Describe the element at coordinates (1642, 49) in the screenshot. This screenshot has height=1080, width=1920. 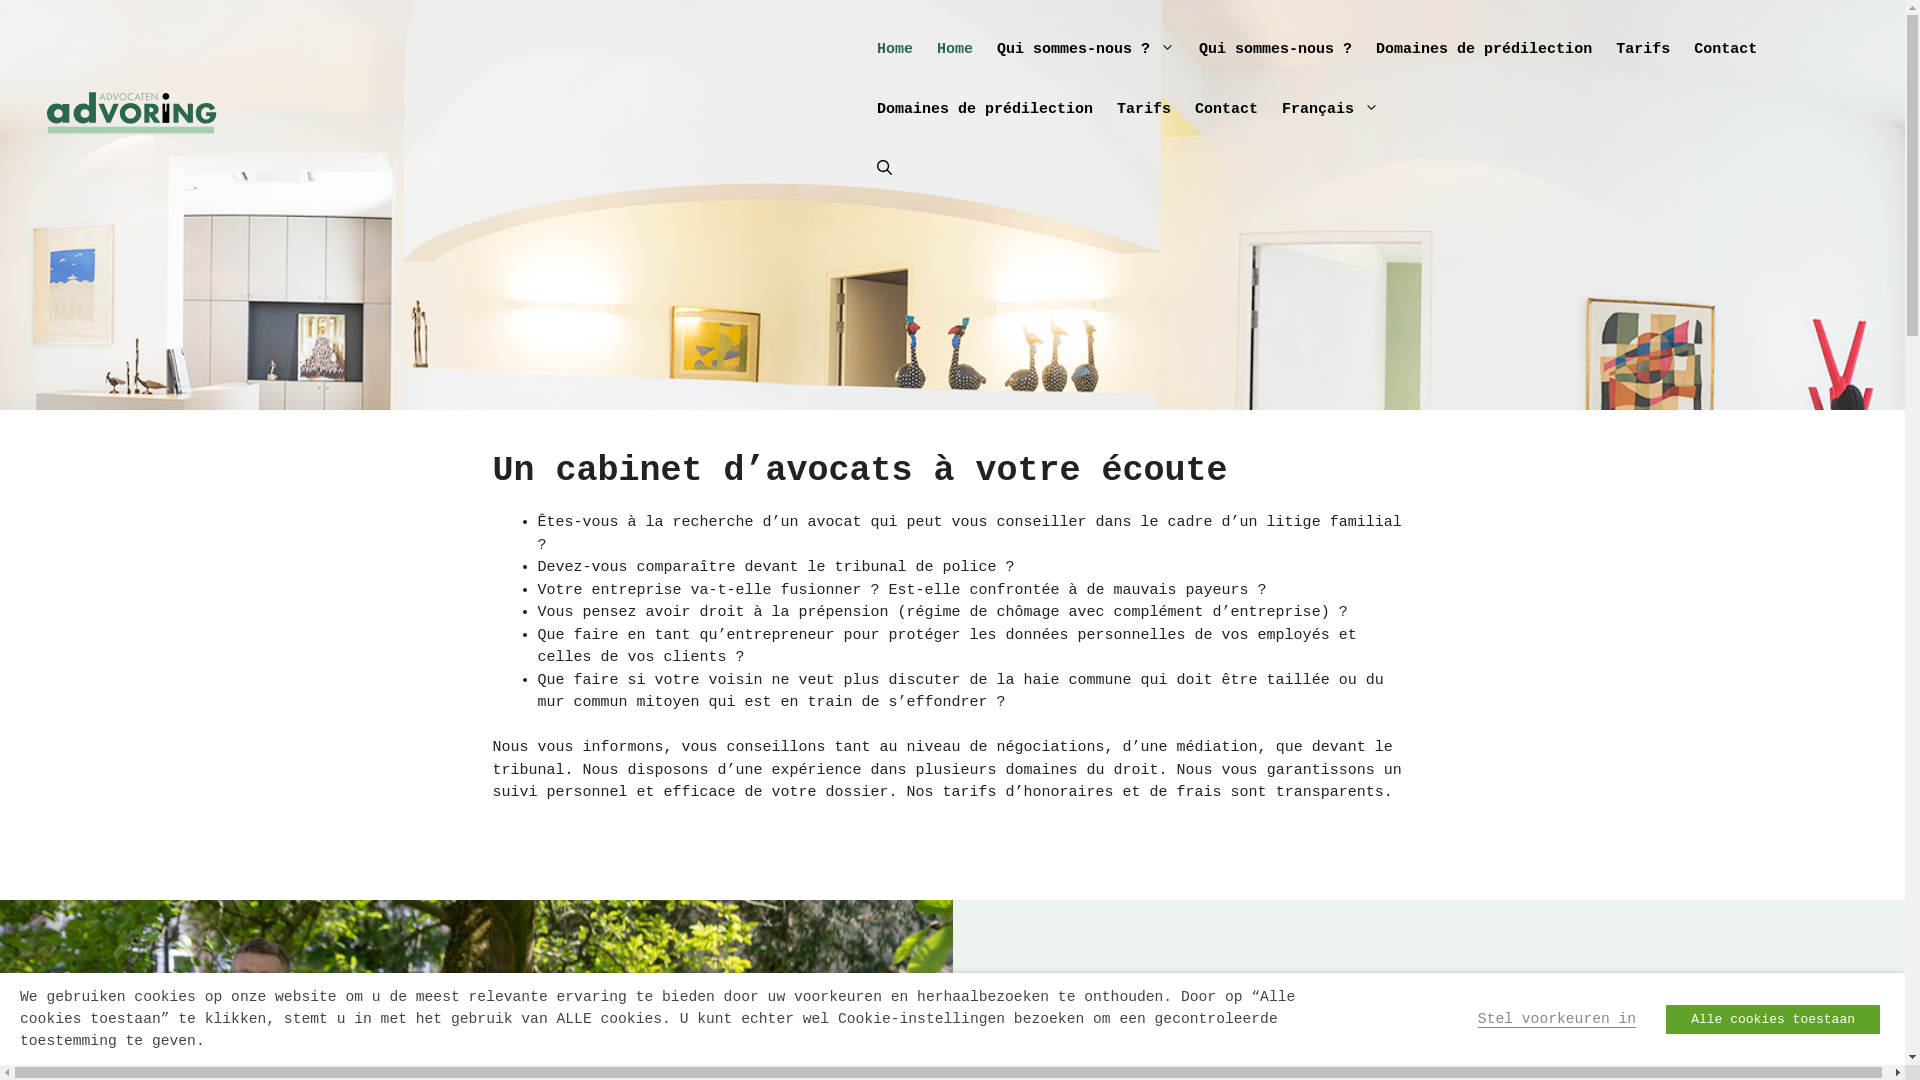
I see `'Tarifs'` at that location.